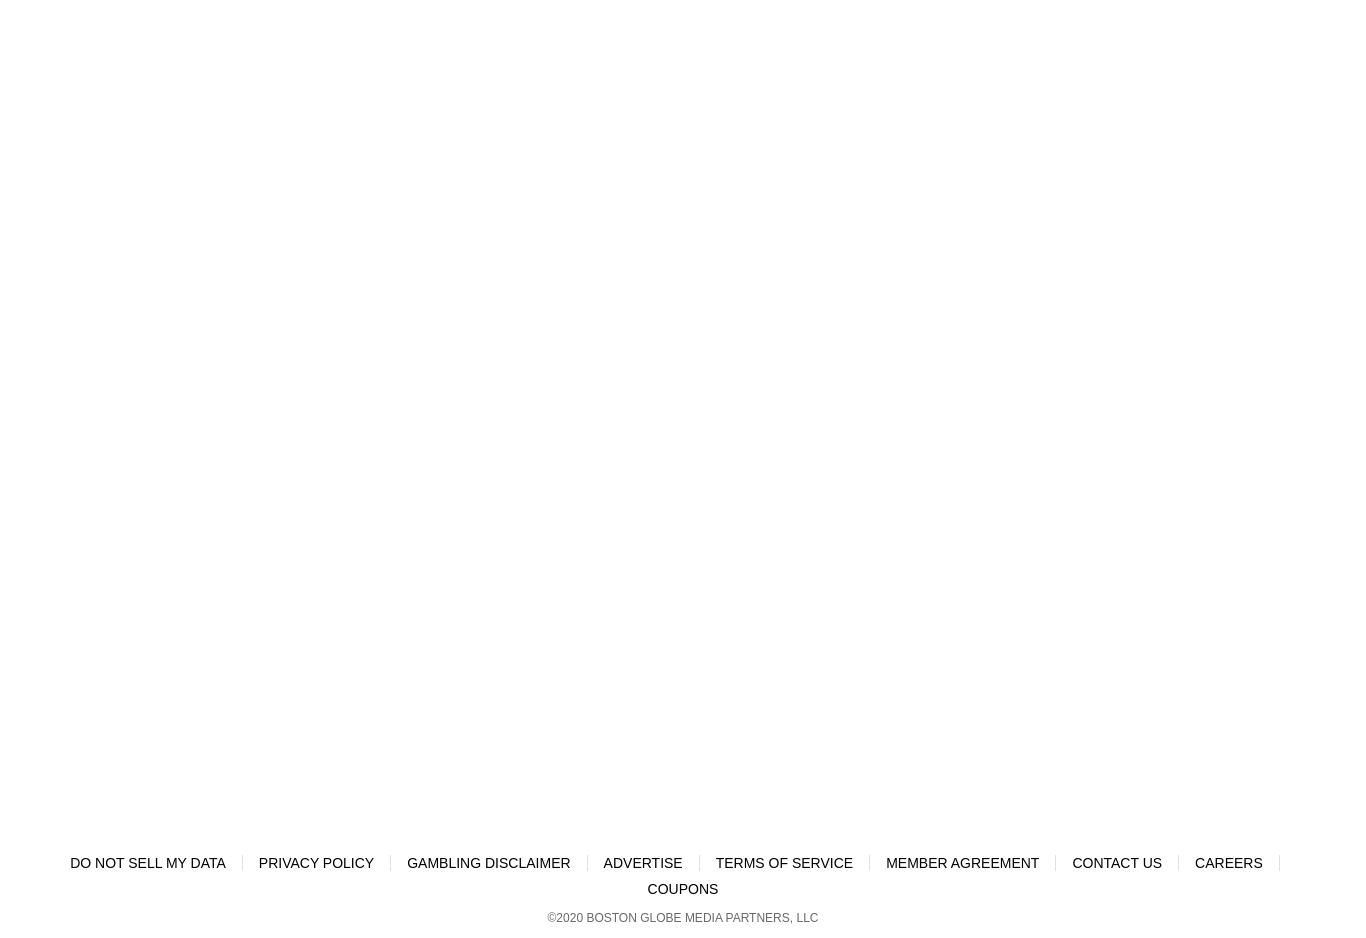 The height and width of the screenshot is (938, 1366). I want to click on 'ADVERTISE', so click(641, 861).